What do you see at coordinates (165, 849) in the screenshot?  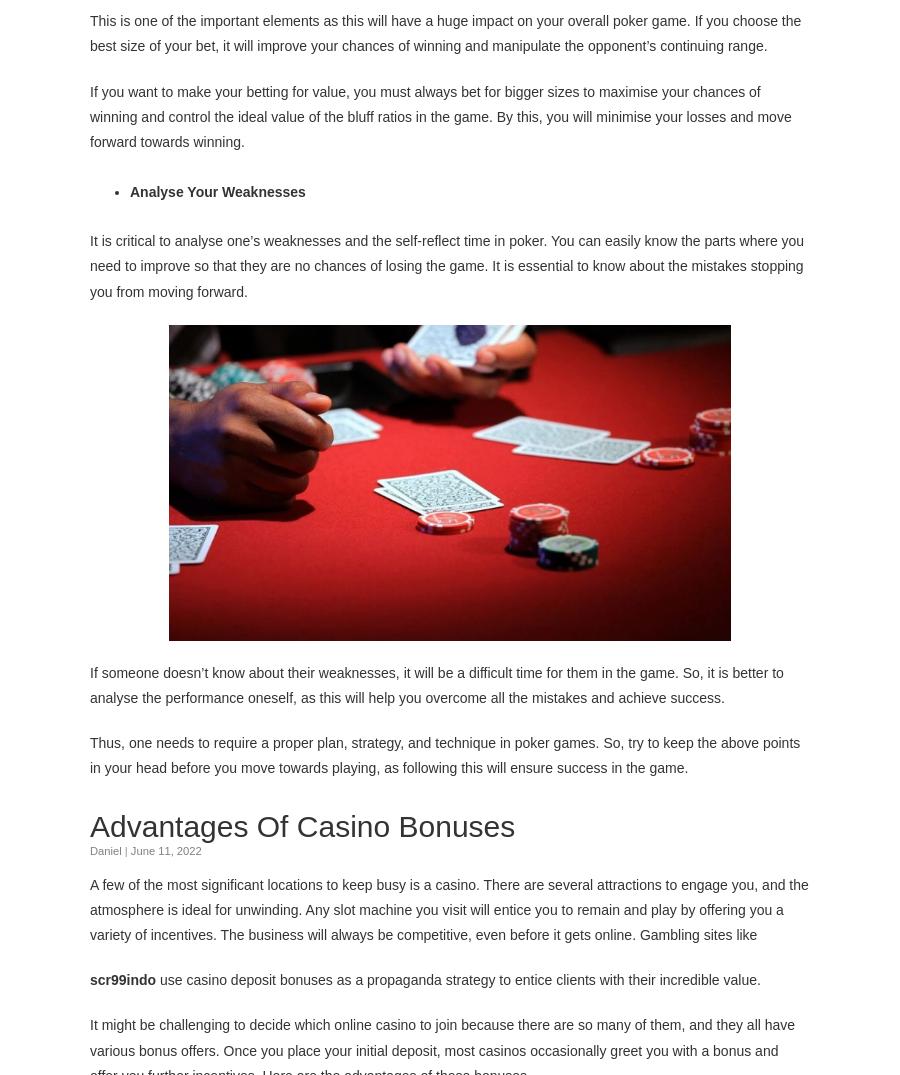 I see `'June 11, 2022'` at bounding box center [165, 849].